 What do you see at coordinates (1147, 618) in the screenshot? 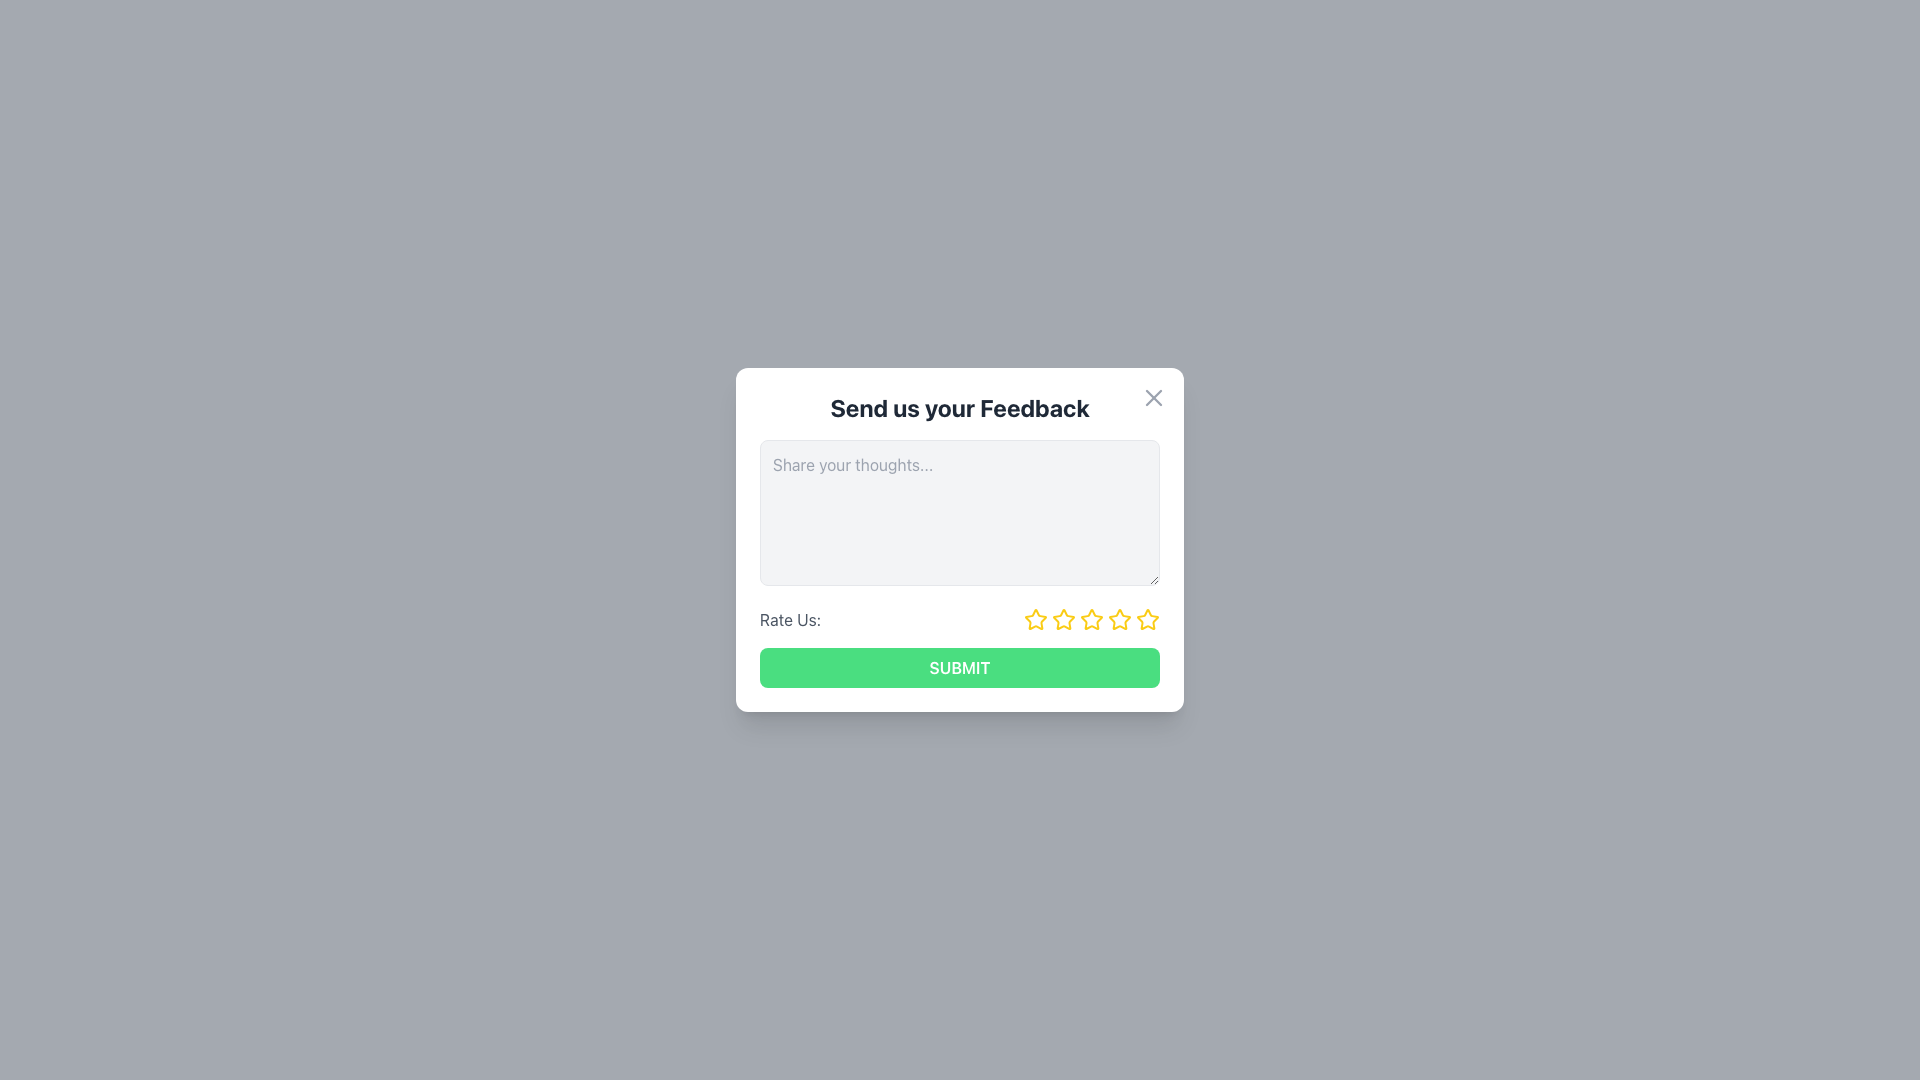
I see `the fifth star icon in the 'Rate Us' section of the feedback form` at bounding box center [1147, 618].